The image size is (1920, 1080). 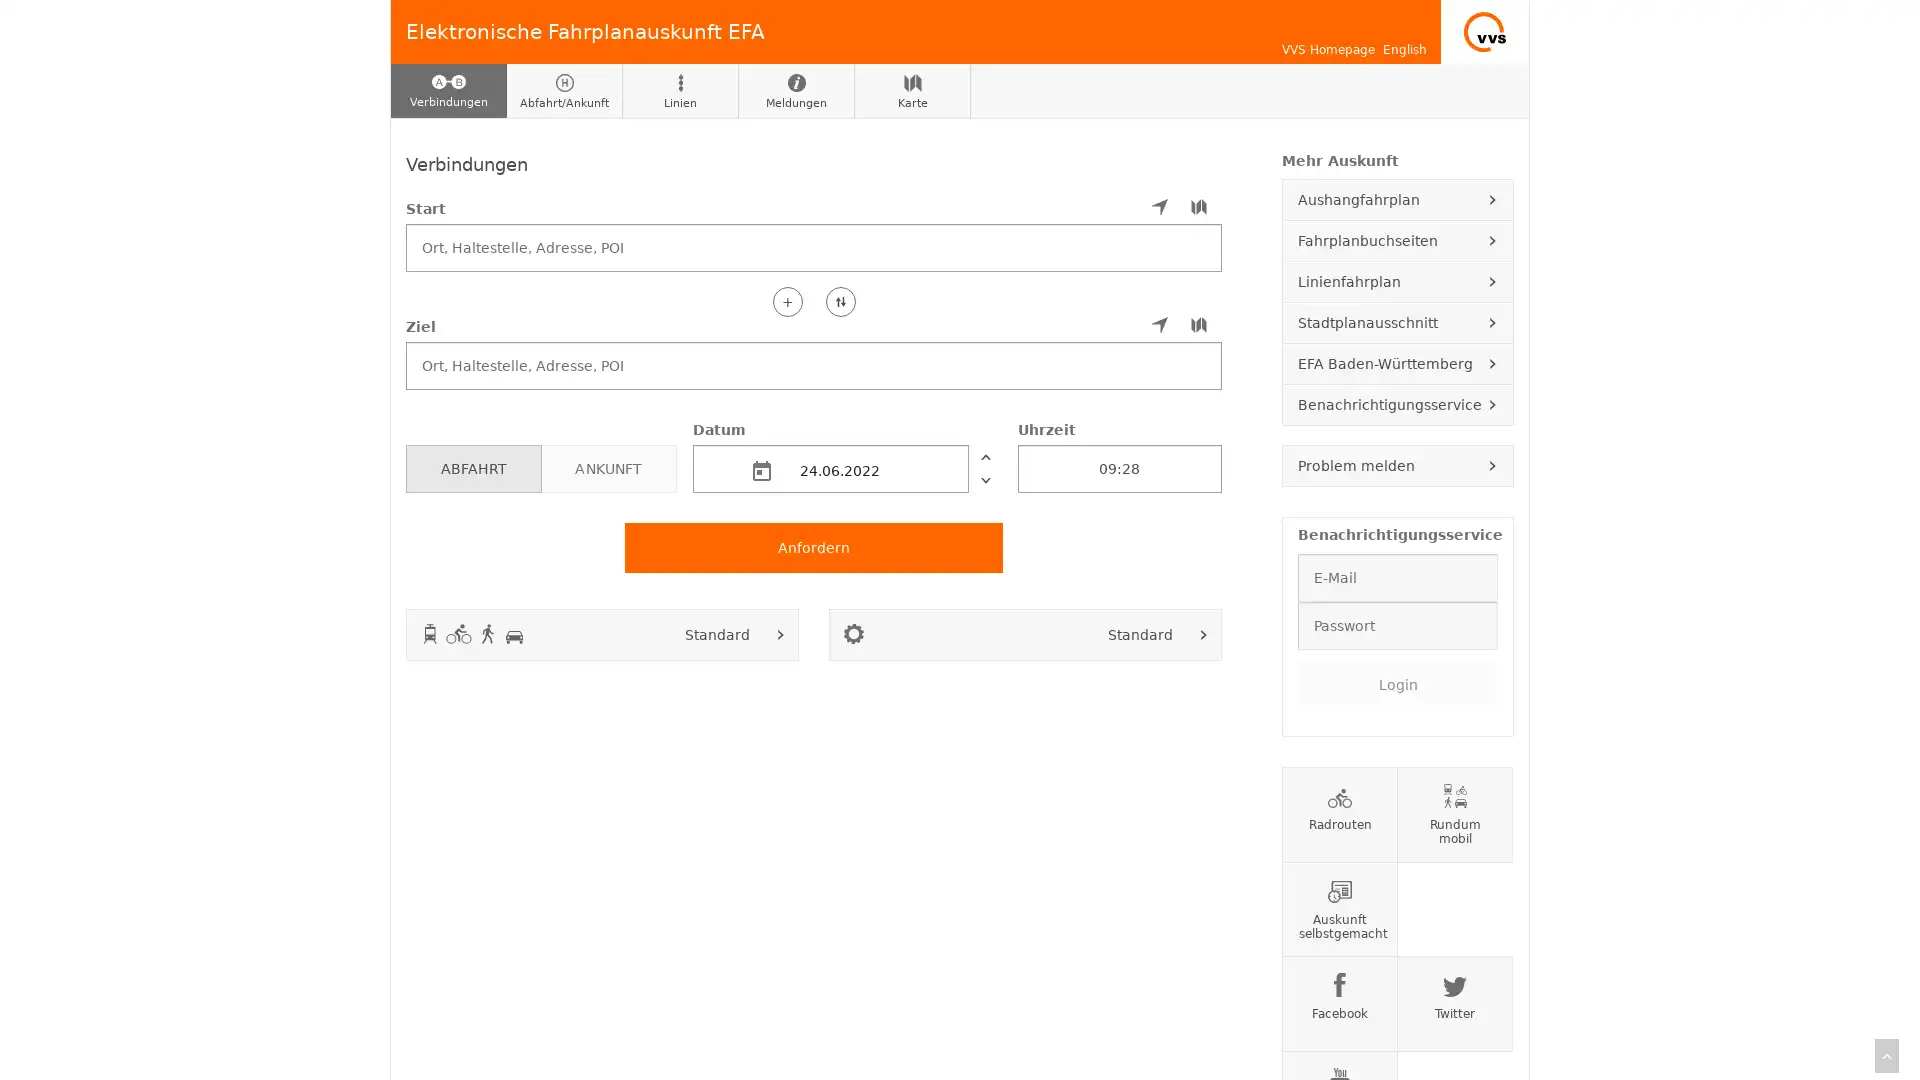 What do you see at coordinates (984, 455) in the screenshot?
I see `vorher` at bounding box center [984, 455].